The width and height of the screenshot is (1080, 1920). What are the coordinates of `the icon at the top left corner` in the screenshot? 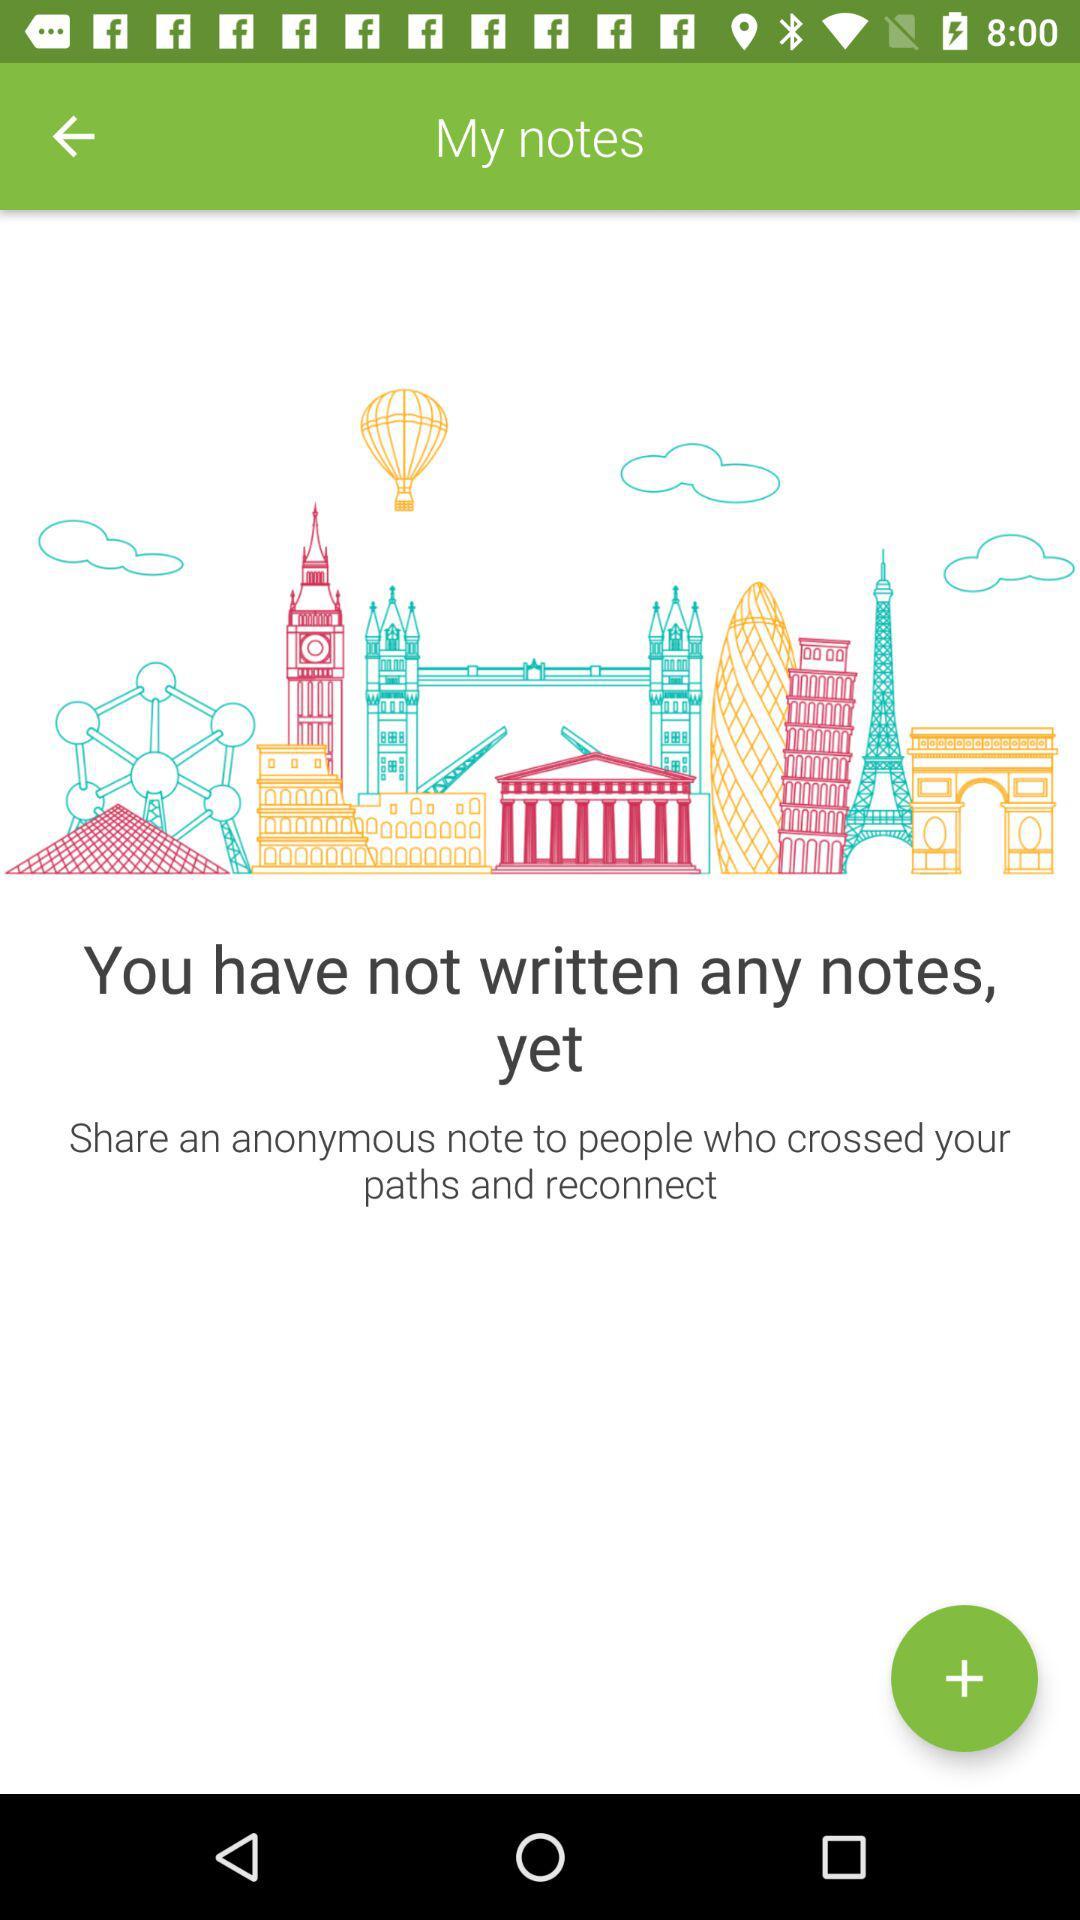 It's located at (72, 135).